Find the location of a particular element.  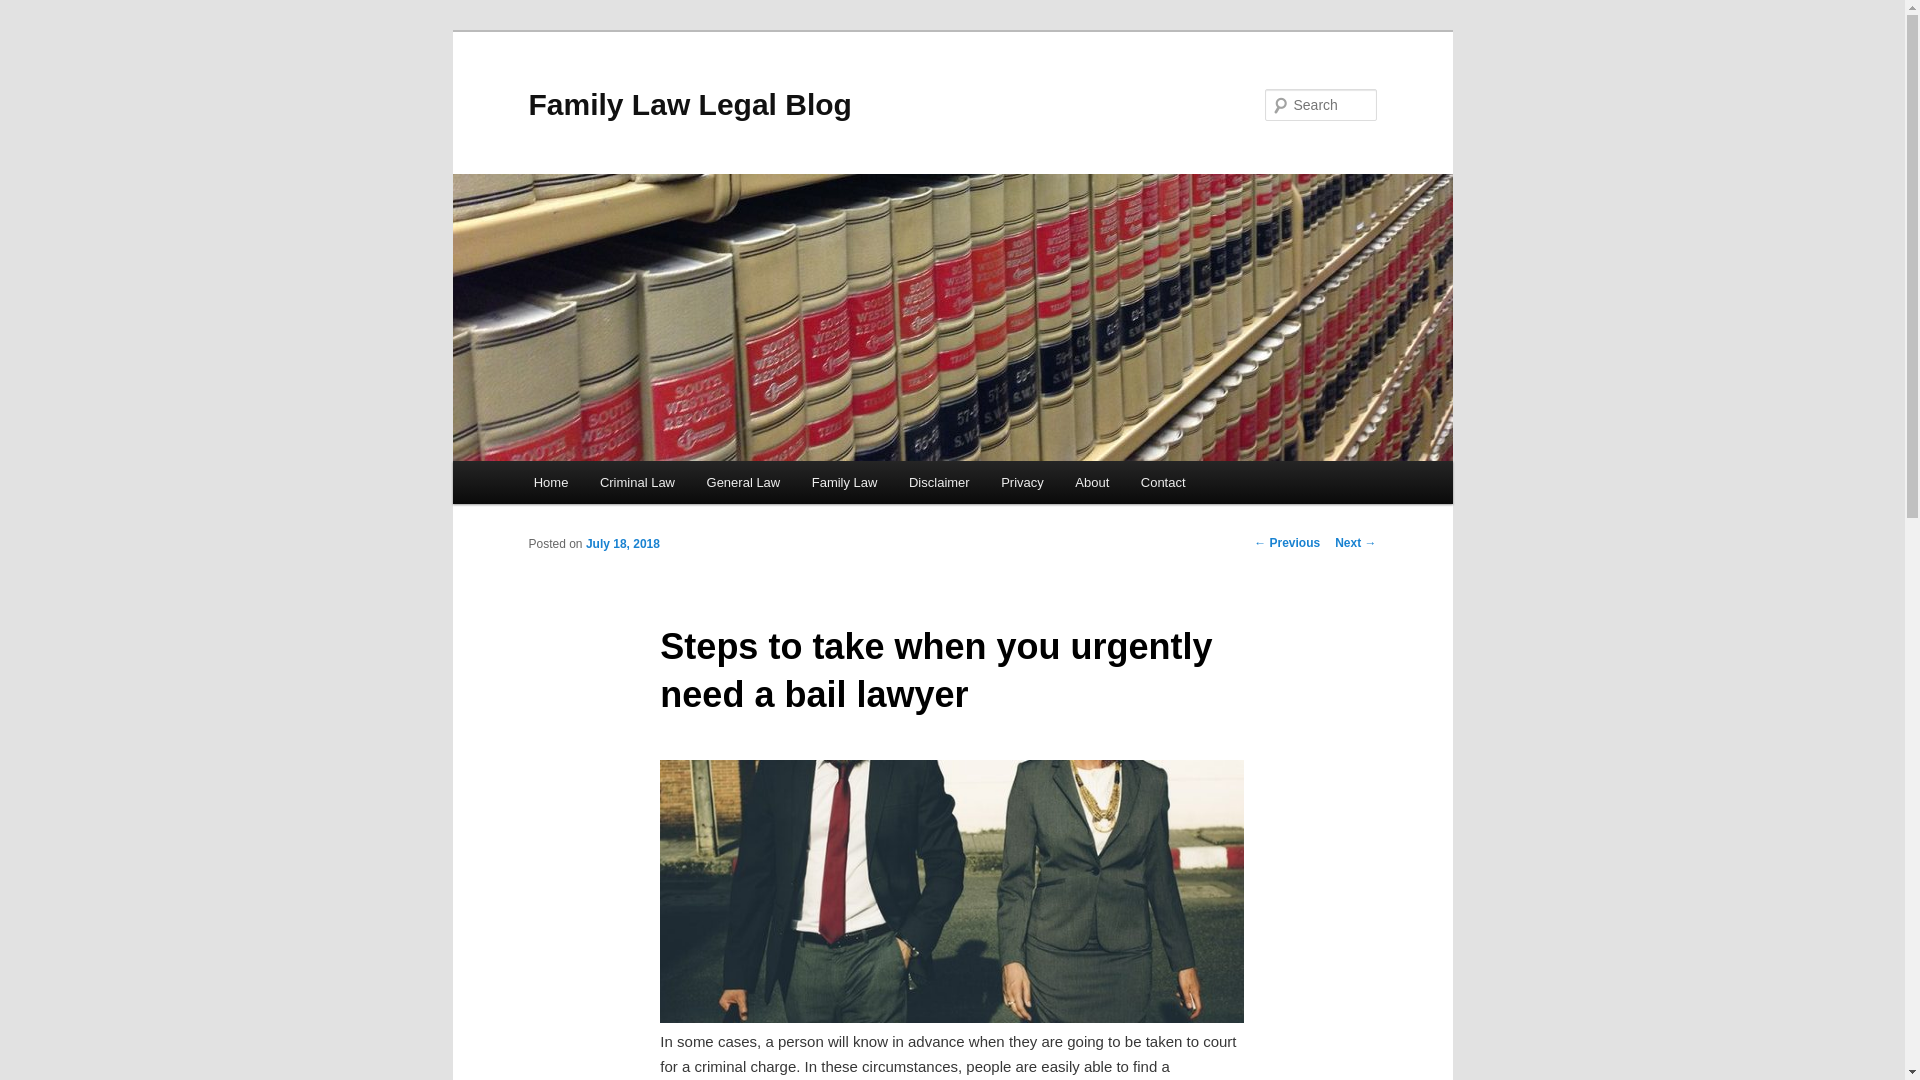

'Criminal Law' is located at coordinates (636, 482).